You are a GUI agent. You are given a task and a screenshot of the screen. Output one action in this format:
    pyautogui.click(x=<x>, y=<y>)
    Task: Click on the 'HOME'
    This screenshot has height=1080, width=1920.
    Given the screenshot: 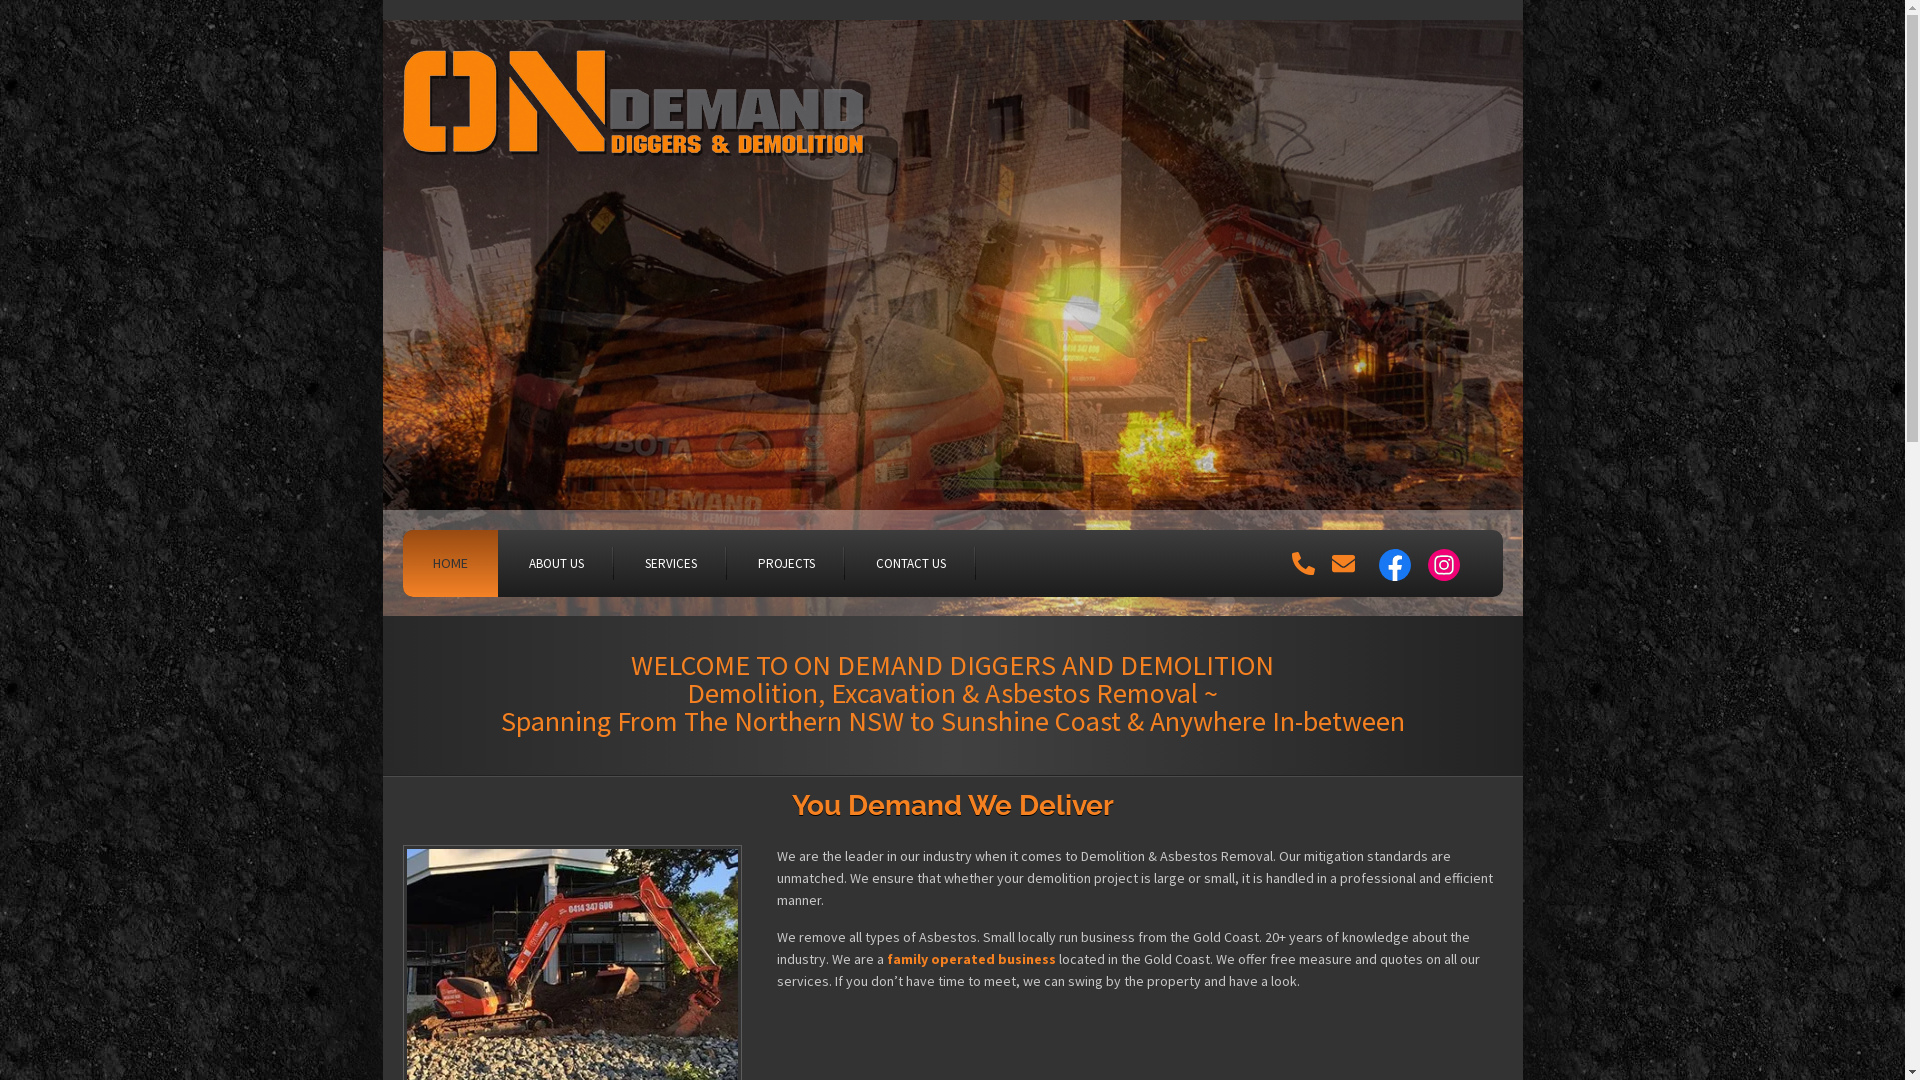 What is the action you would take?
    pyautogui.click(x=448, y=563)
    